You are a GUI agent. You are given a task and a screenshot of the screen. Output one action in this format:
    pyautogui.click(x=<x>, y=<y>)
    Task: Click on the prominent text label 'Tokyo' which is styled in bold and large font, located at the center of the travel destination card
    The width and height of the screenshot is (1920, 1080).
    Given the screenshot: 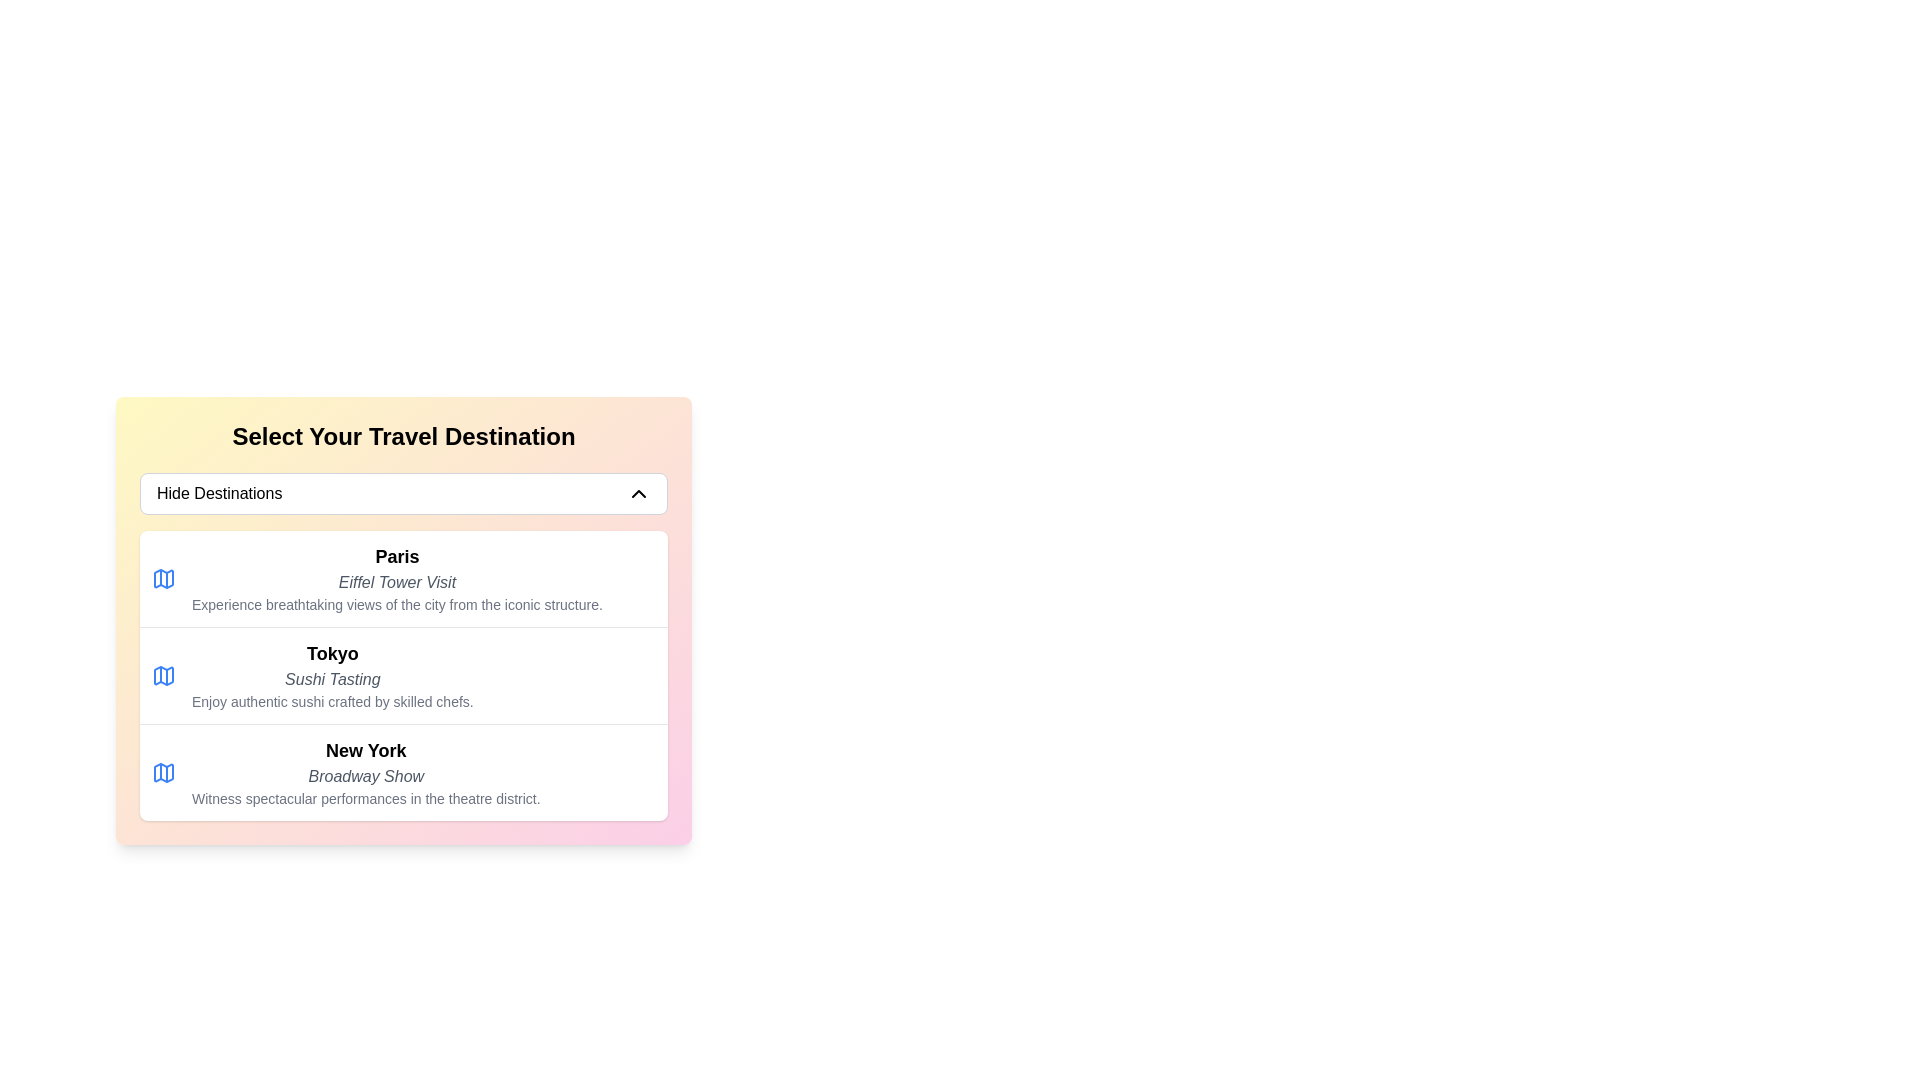 What is the action you would take?
    pyautogui.click(x=332, y=654)
    